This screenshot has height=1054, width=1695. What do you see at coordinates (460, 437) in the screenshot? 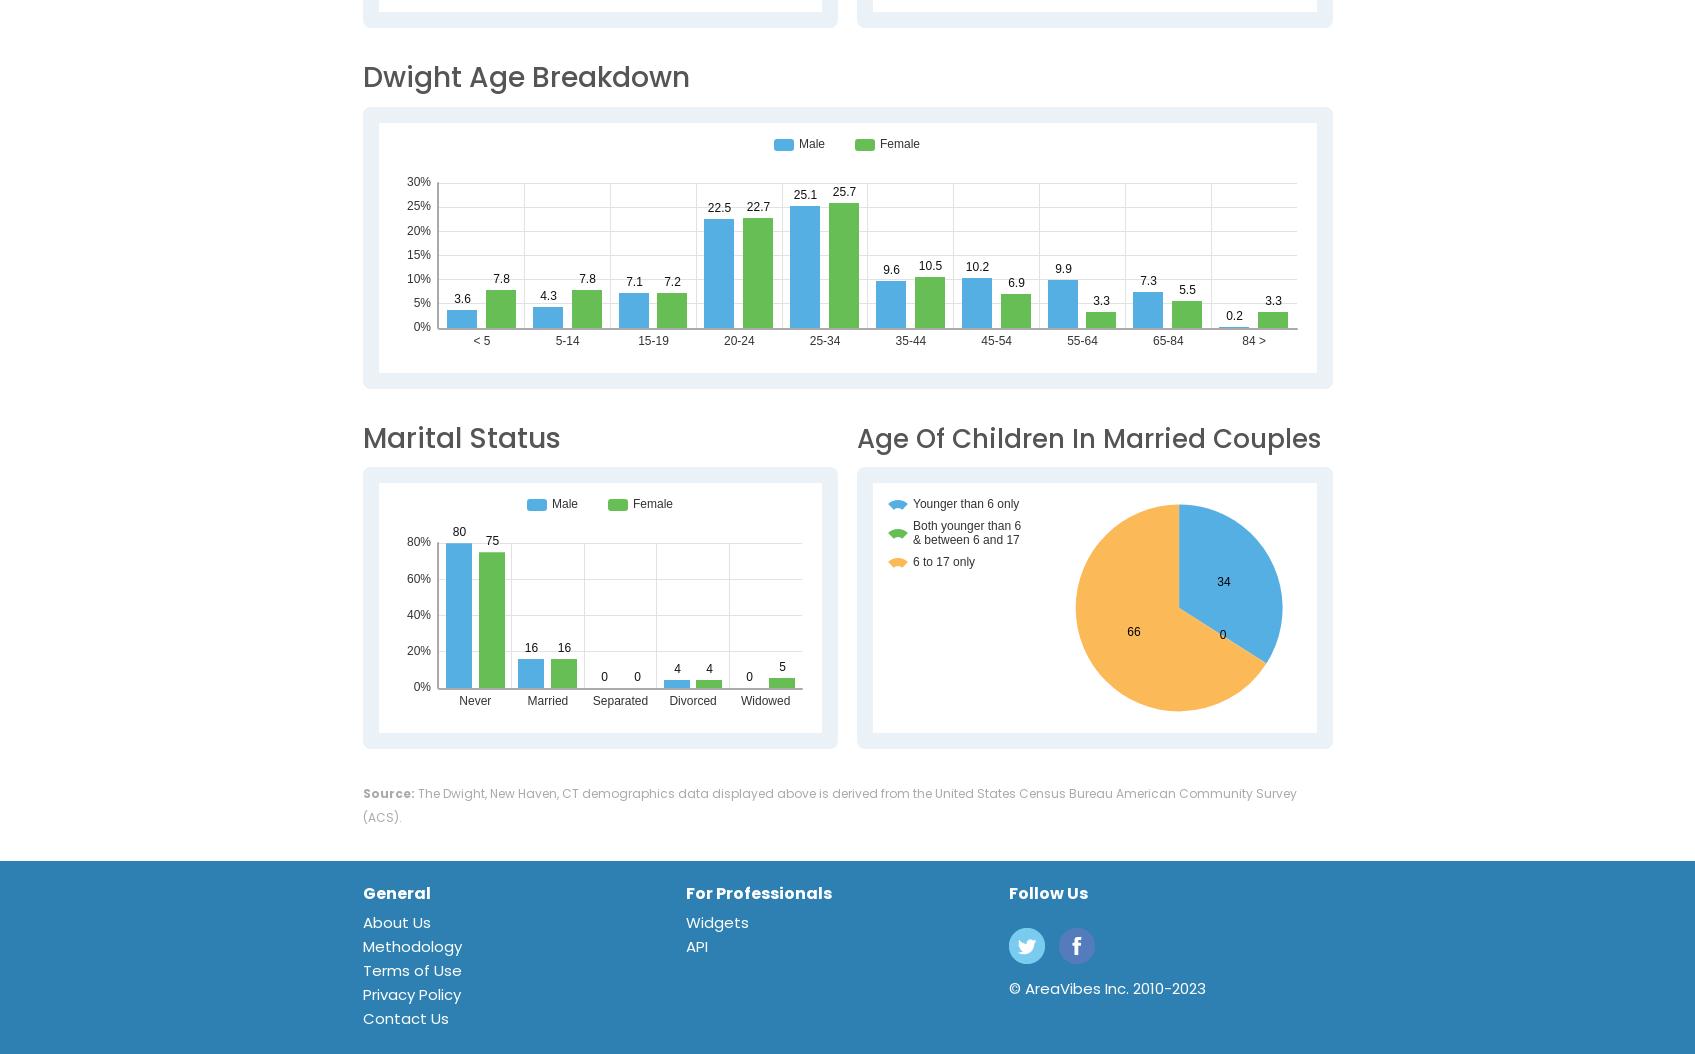
I see `'Marital status'` at bounding box center [460, 437].